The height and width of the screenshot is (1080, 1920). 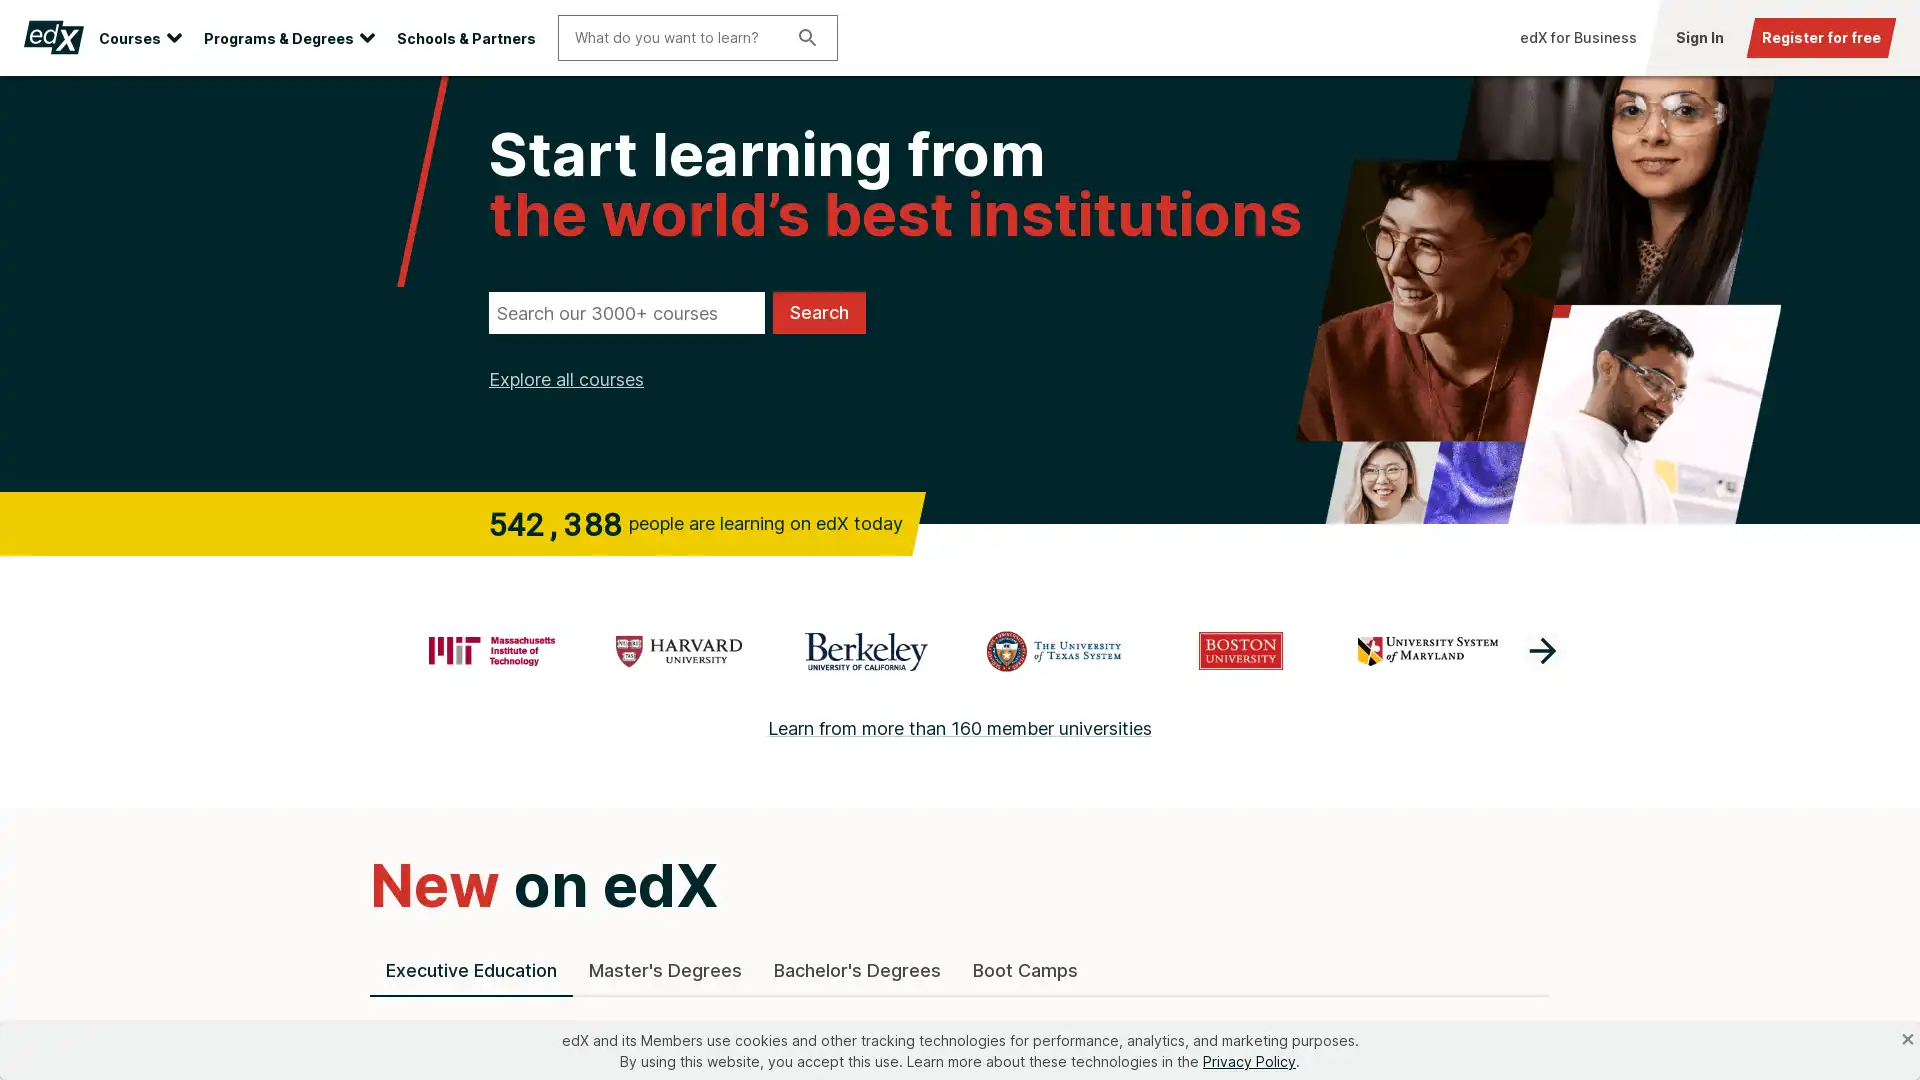 I want to click on next, so click(x=1541, y=651).